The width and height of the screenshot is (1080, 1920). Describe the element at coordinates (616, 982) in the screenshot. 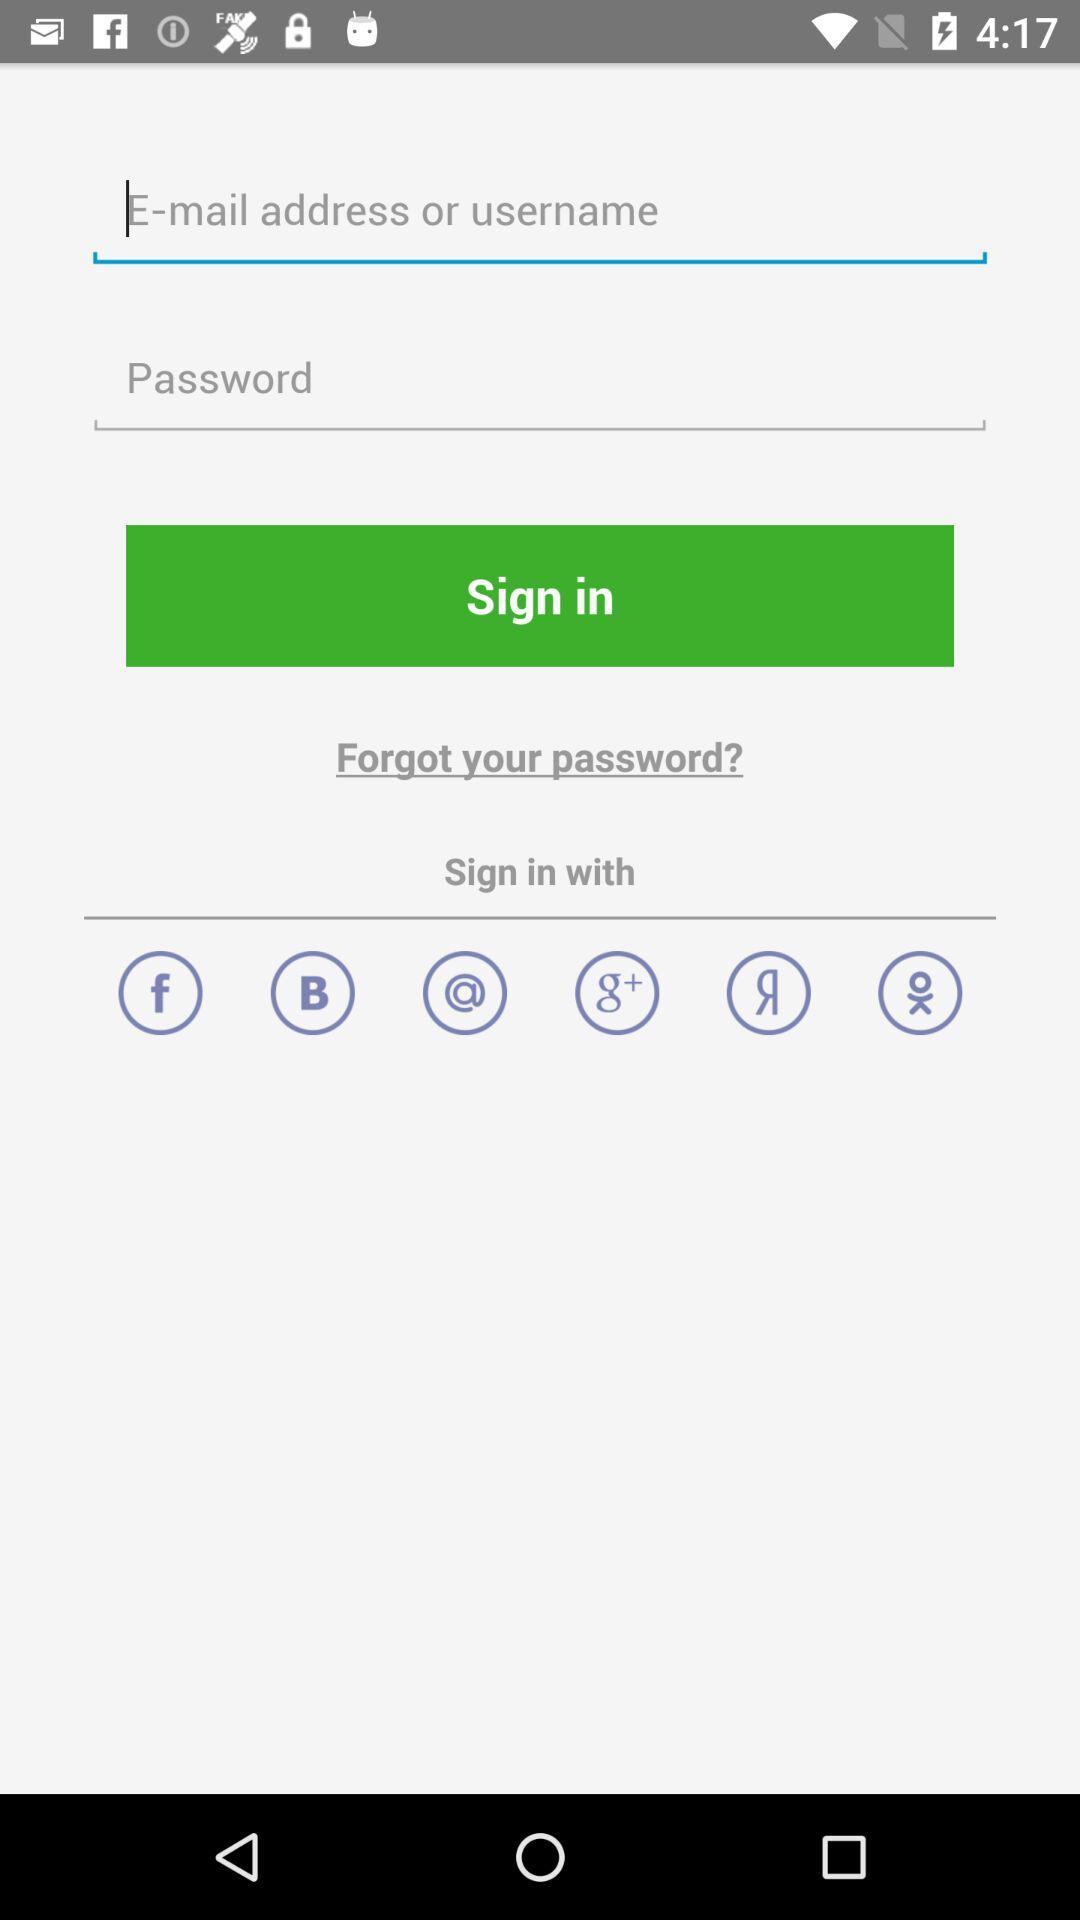

I see `g` at that location.